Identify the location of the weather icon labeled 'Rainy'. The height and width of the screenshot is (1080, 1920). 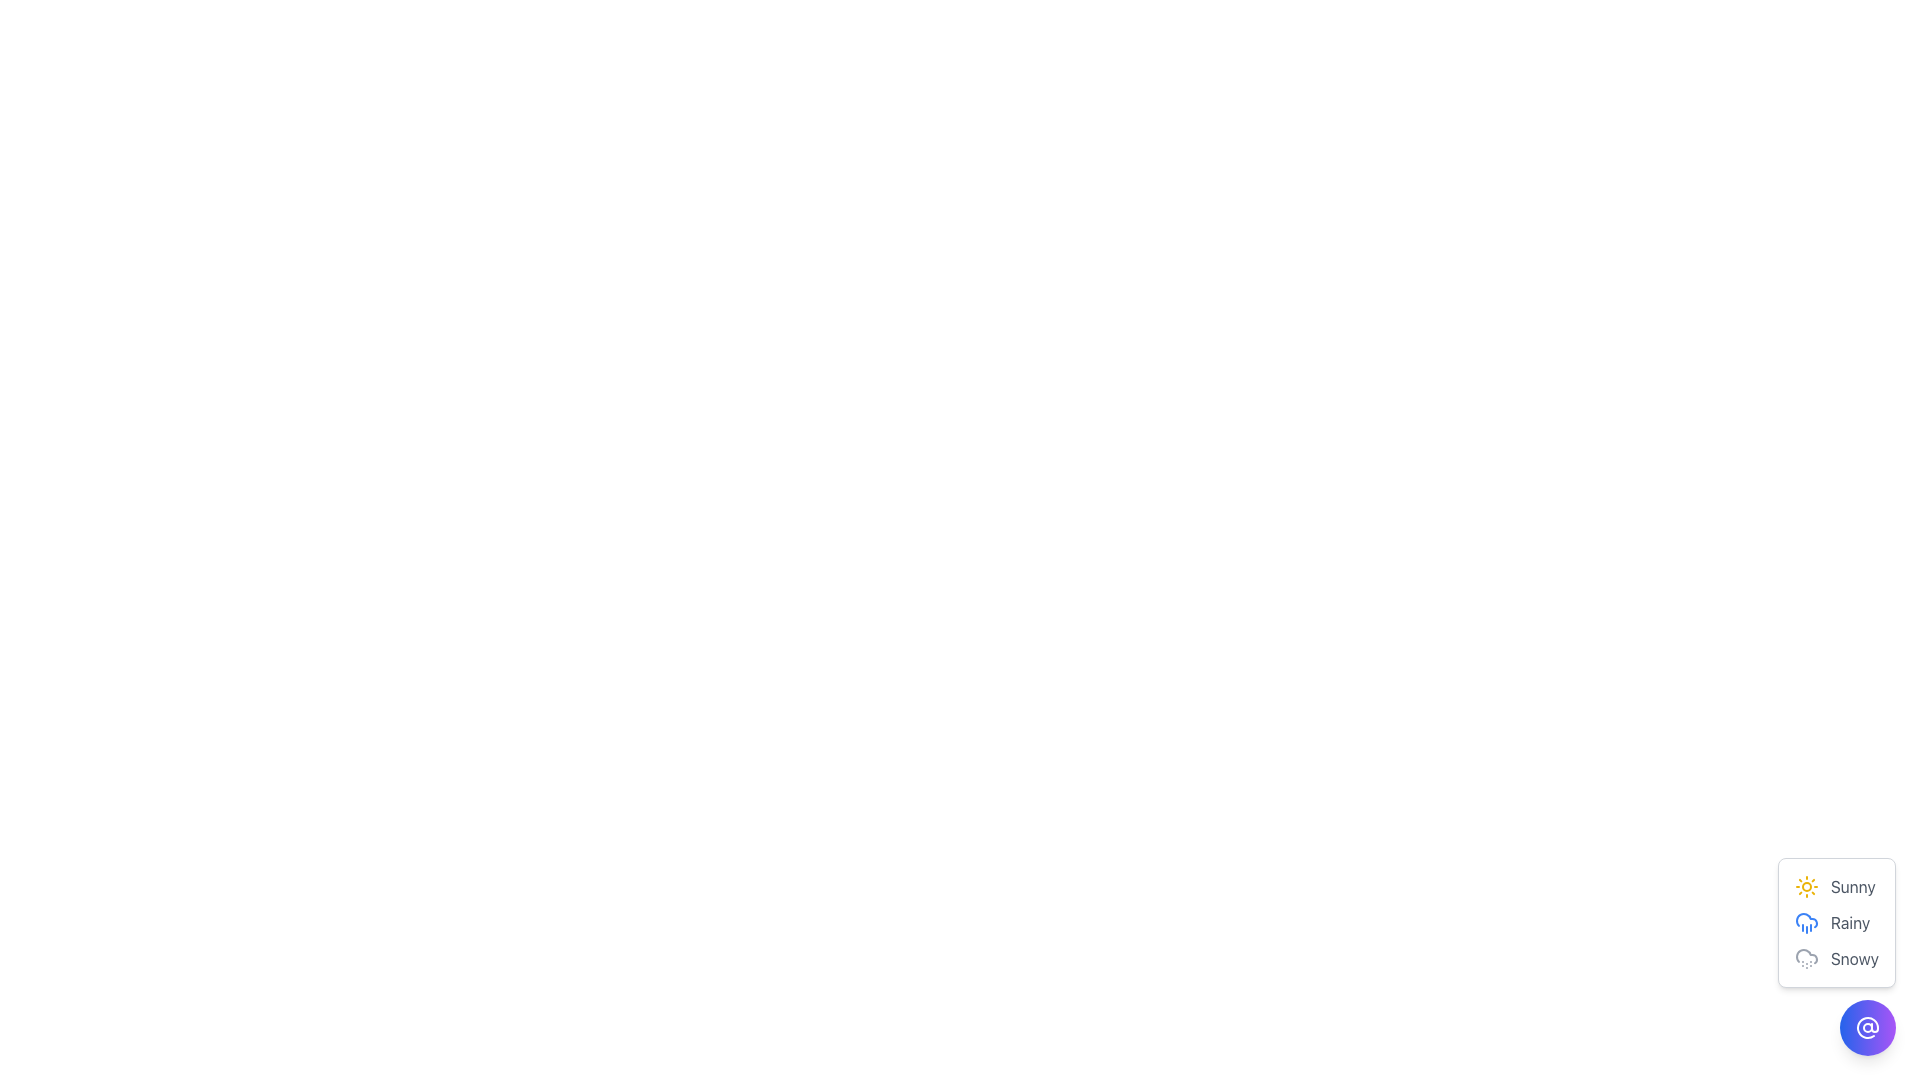
(1836, 922).